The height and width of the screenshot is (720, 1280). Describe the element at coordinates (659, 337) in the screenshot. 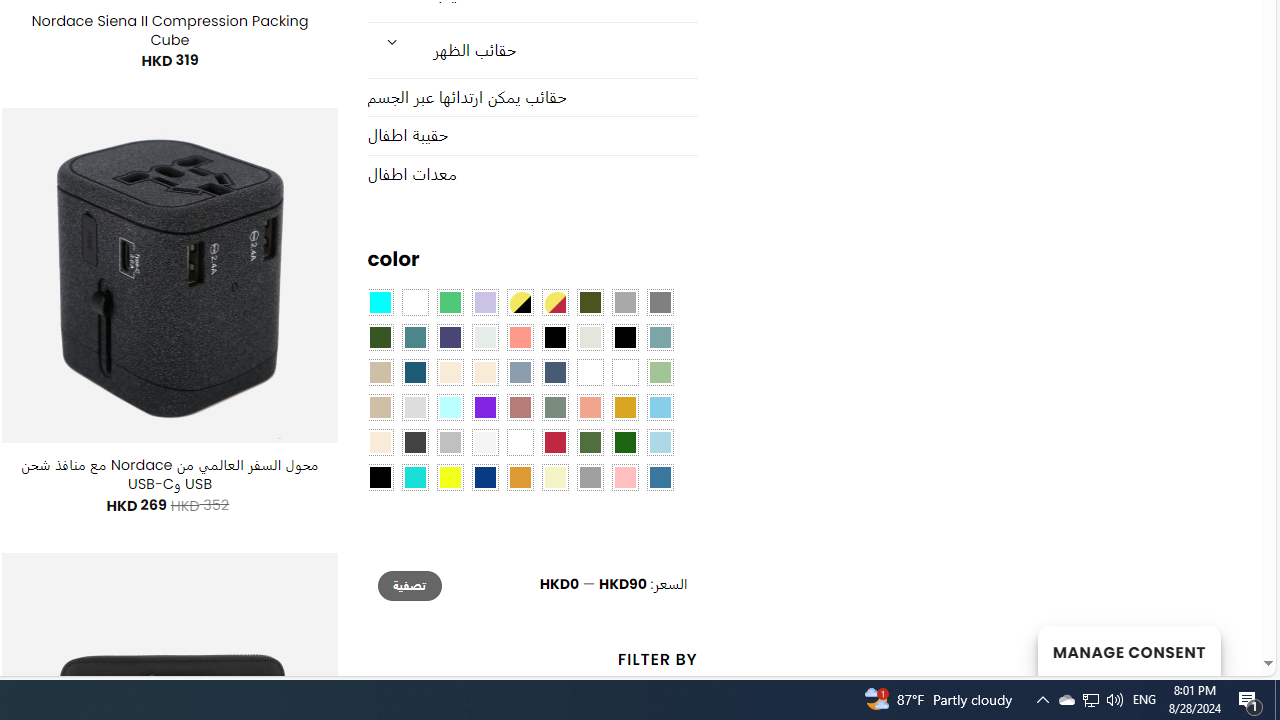

I see `'Blue Sage'` at that location.